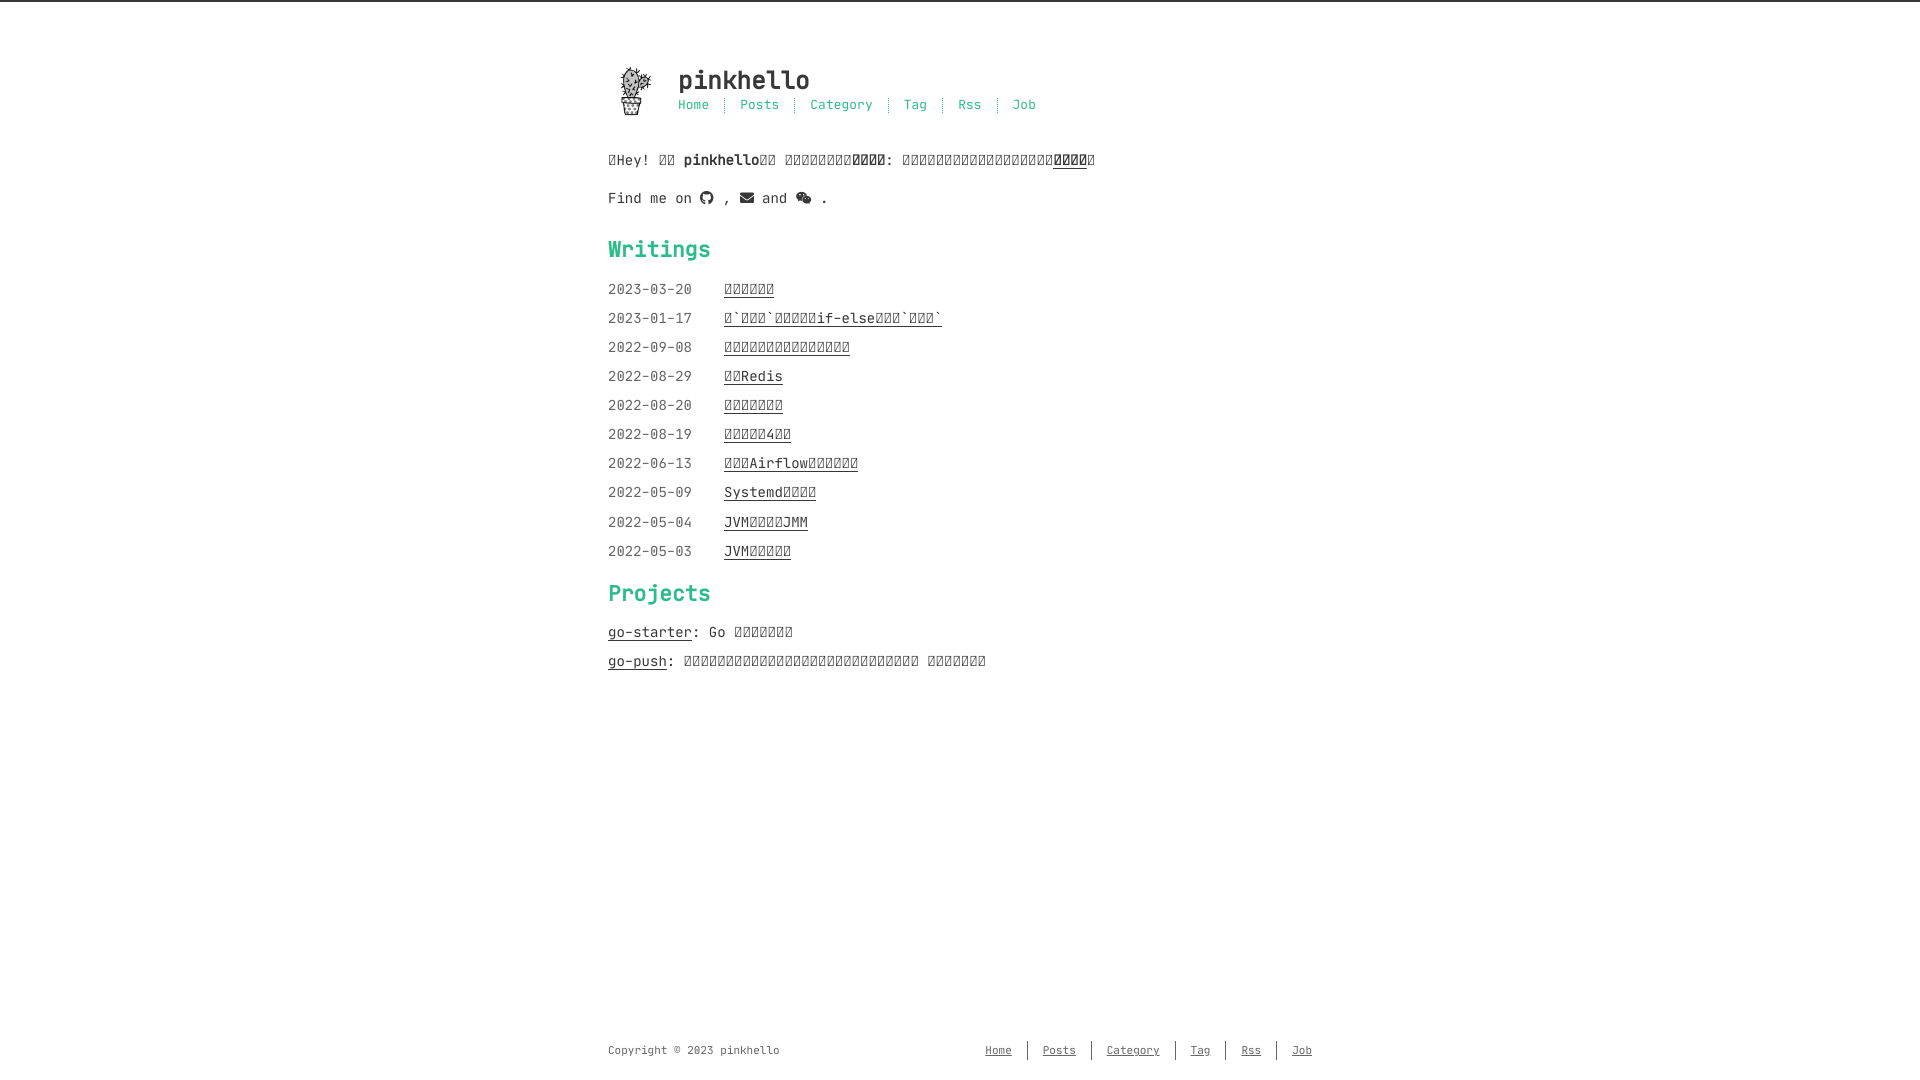  What do you see at coordinates (658, 593) in the screenshot?
I see `'Projects'` at bounding box center [658, 593].